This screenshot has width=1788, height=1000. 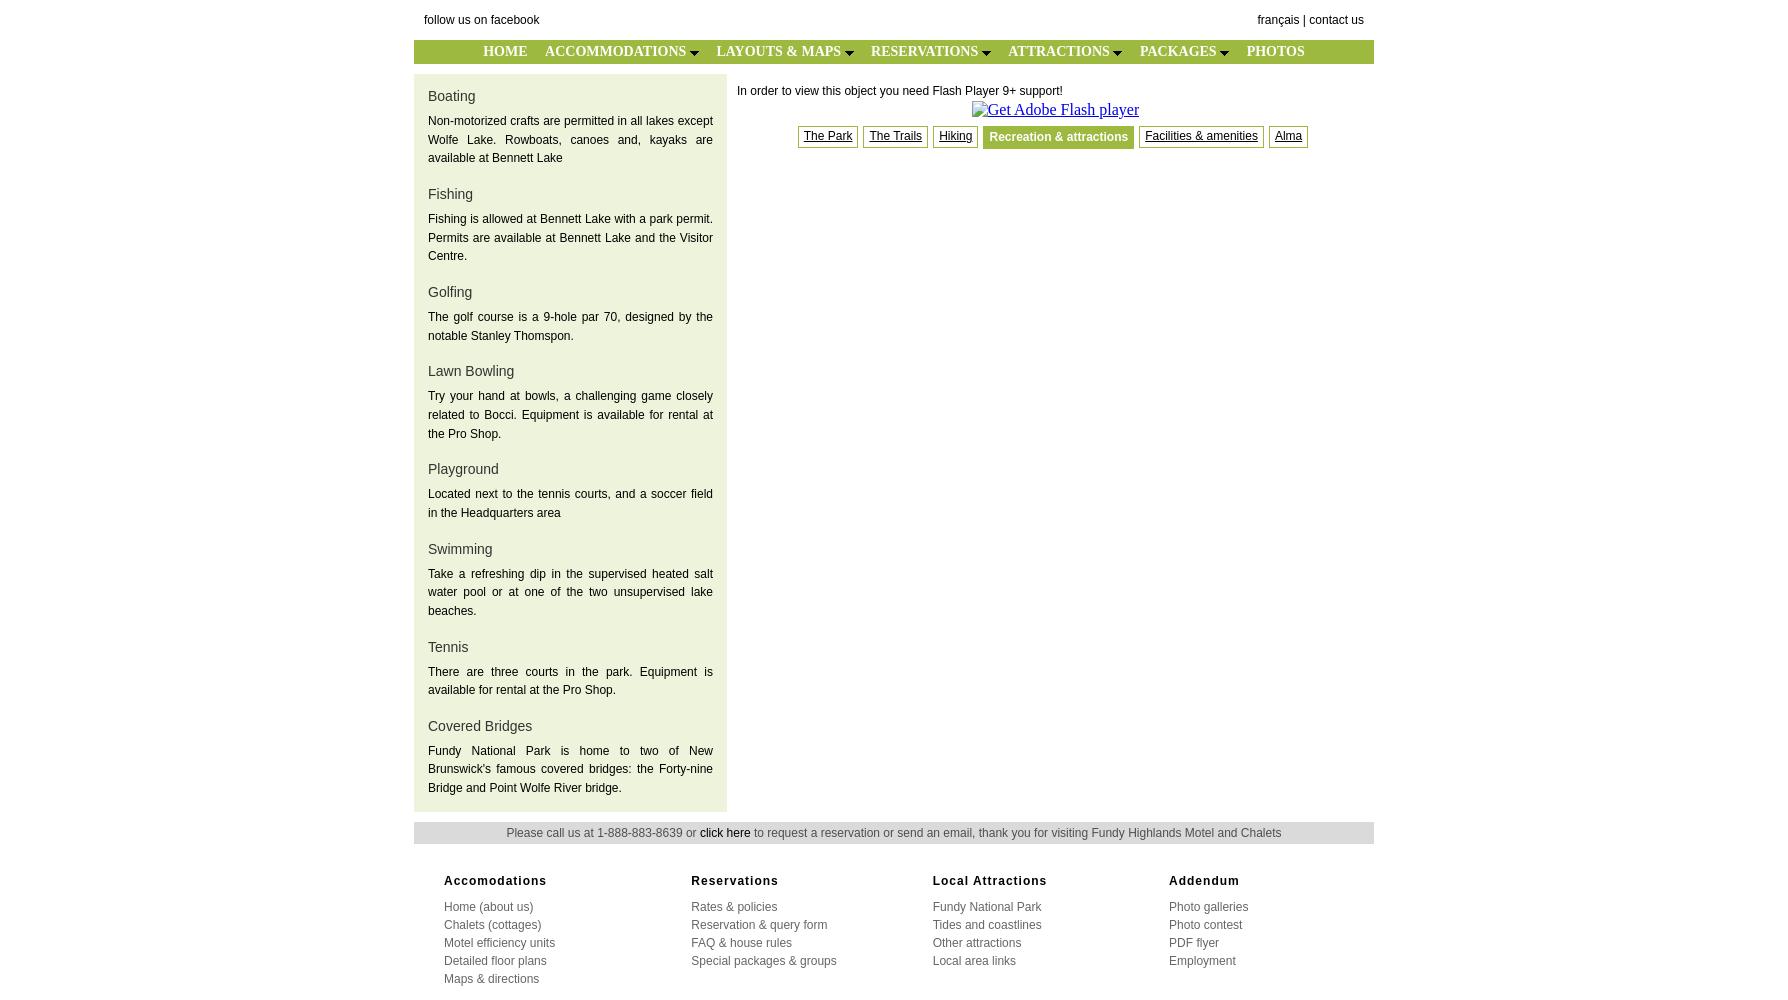 I want to click on 'Virtual Tours', so click(x=38, y=58).